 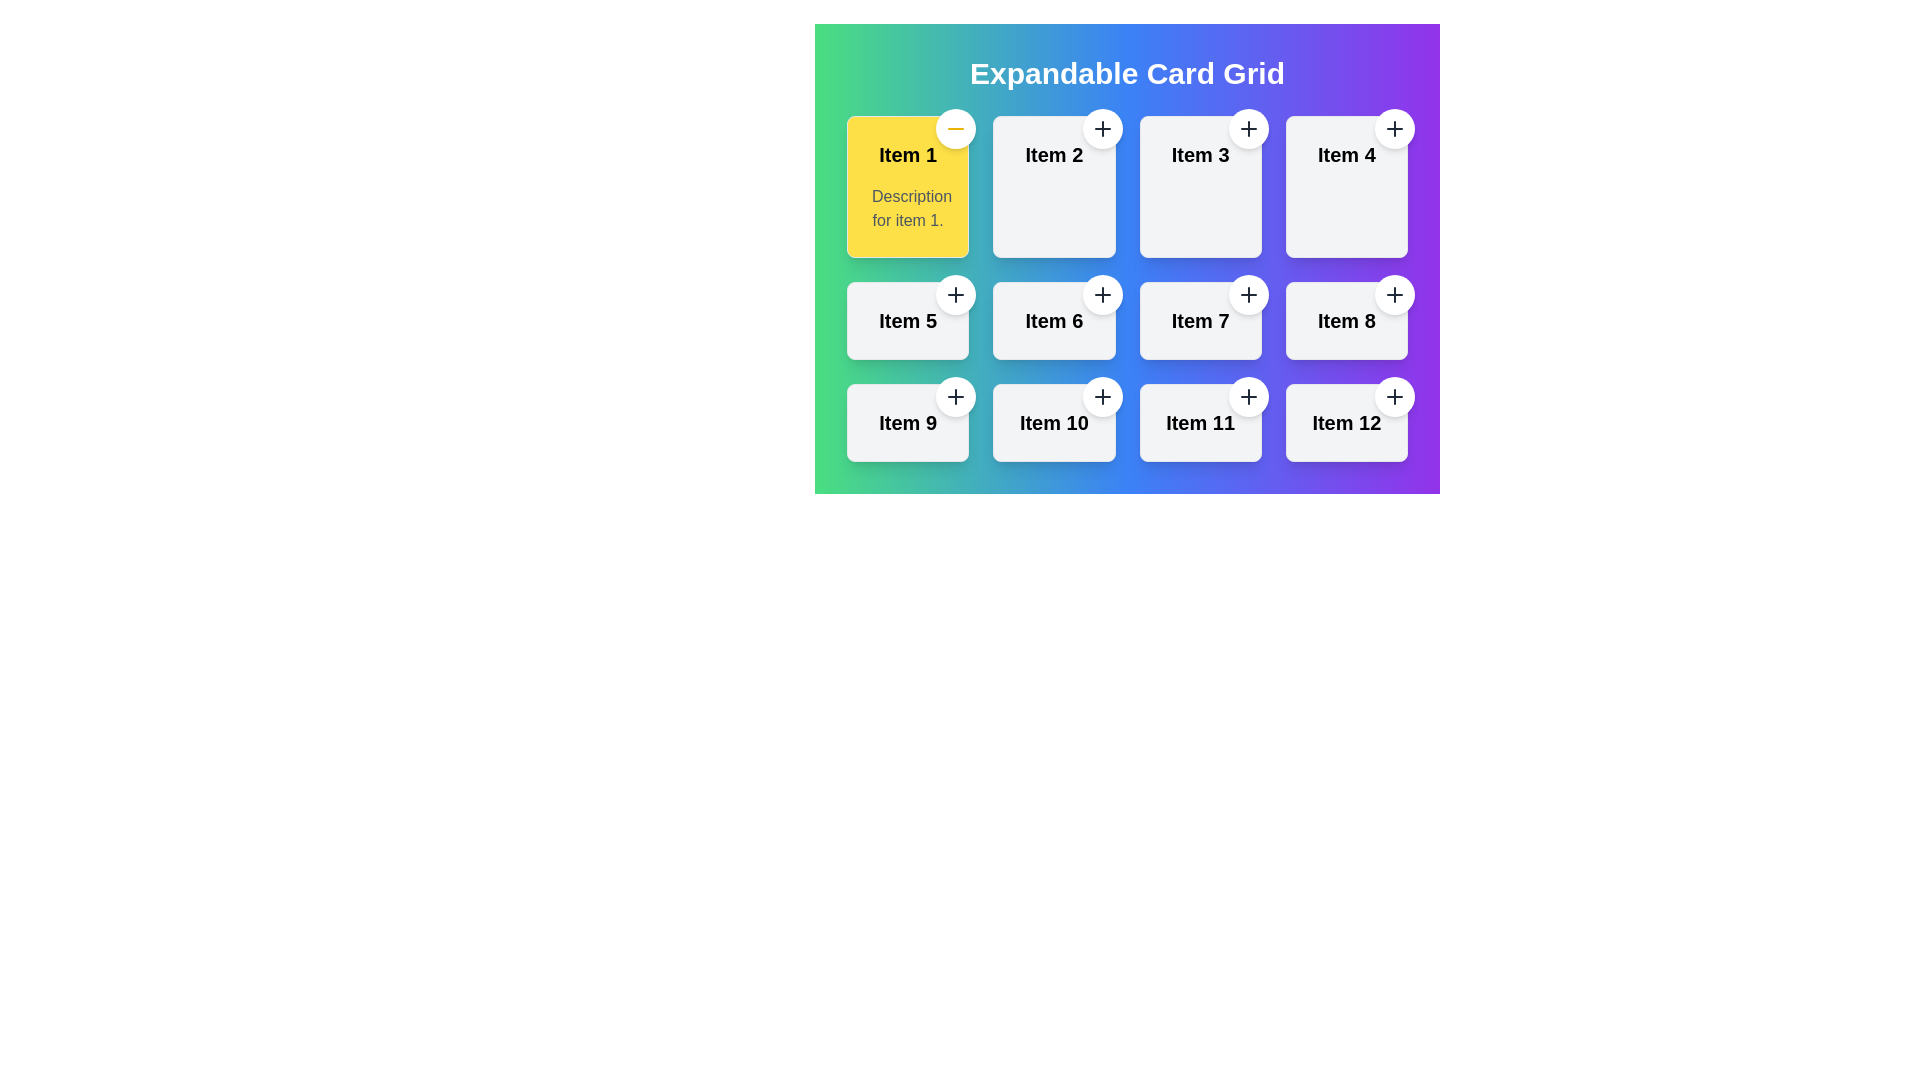 I want to click on the text label identifying the card as 'Item 7', located in the center of the third row of a 3x4 grid layout, so click(x=1200, y=319).